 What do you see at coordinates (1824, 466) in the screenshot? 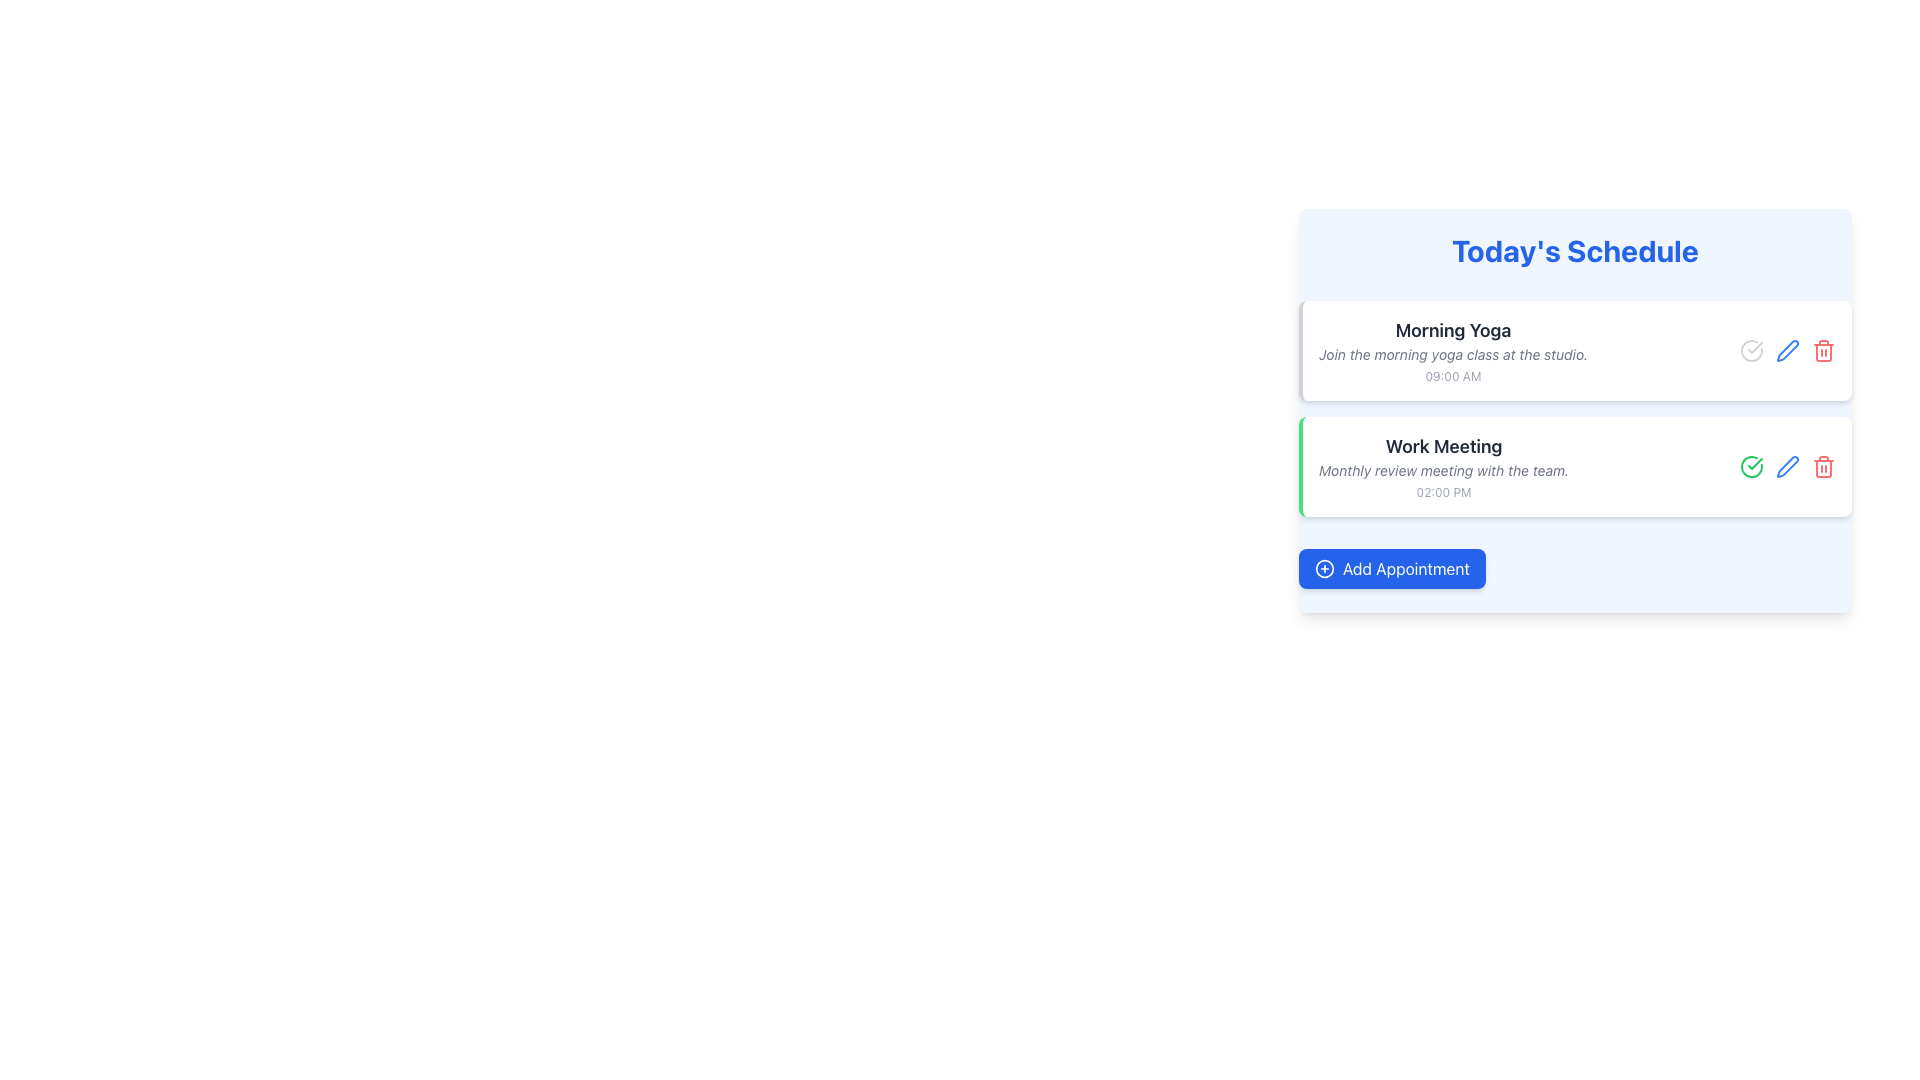
I see `the delete button icon at the right end of the horizontal row of icons within the 'Work Meeting' card` at bounding box center [1824, 466].